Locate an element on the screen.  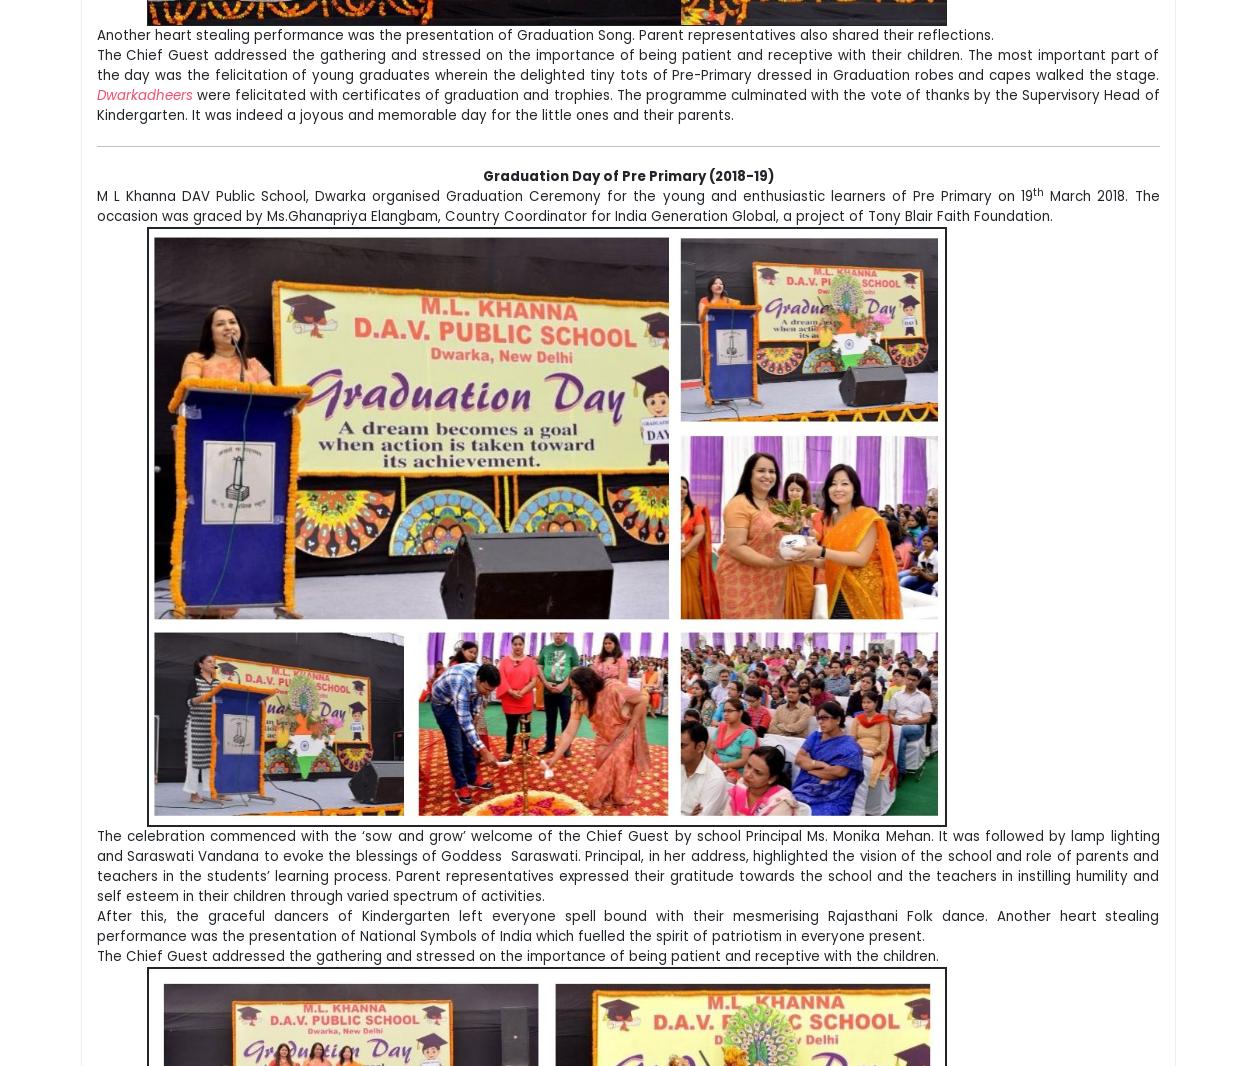
'Like Us on:' is located at coordinates (113, 875).